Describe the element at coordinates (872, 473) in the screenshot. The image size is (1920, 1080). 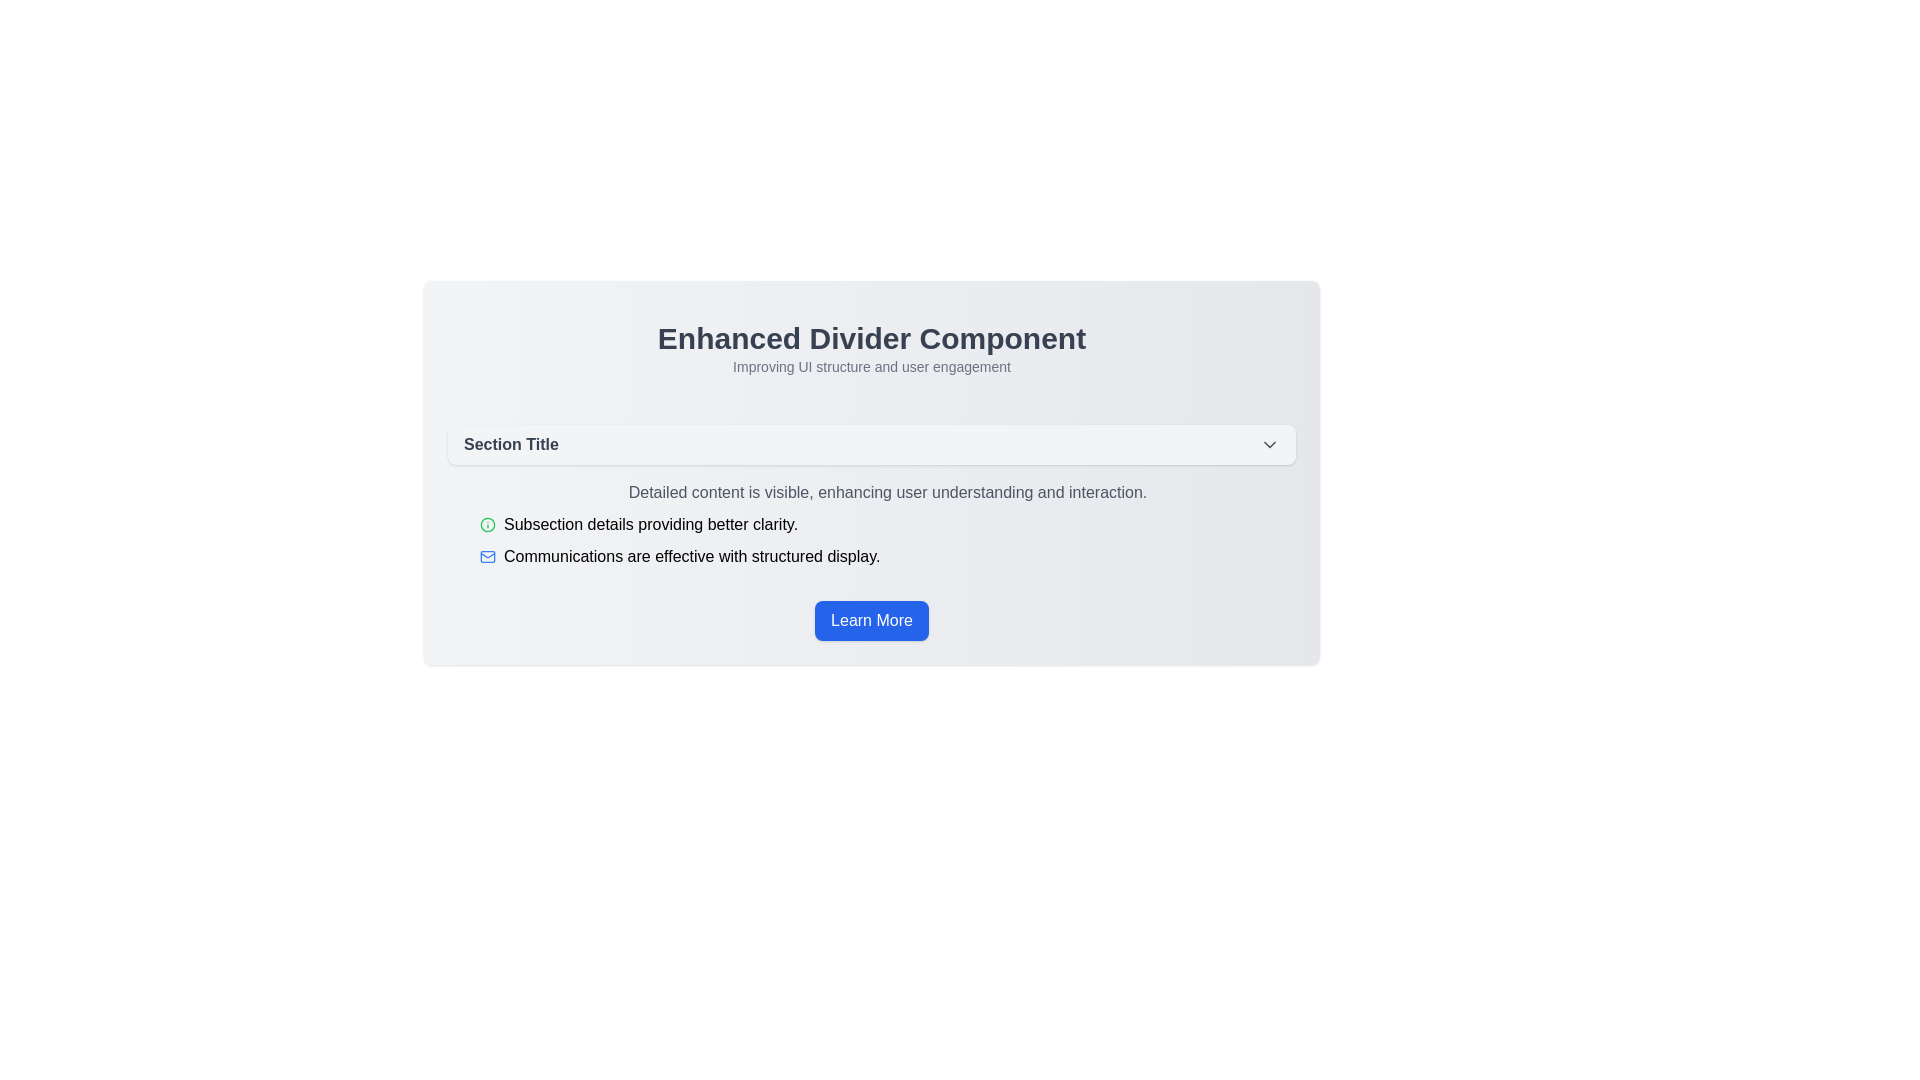
I see `the 'Enhanced Divider Component' which includes a collapsible title bar labeled 'Section Title'` at that location.